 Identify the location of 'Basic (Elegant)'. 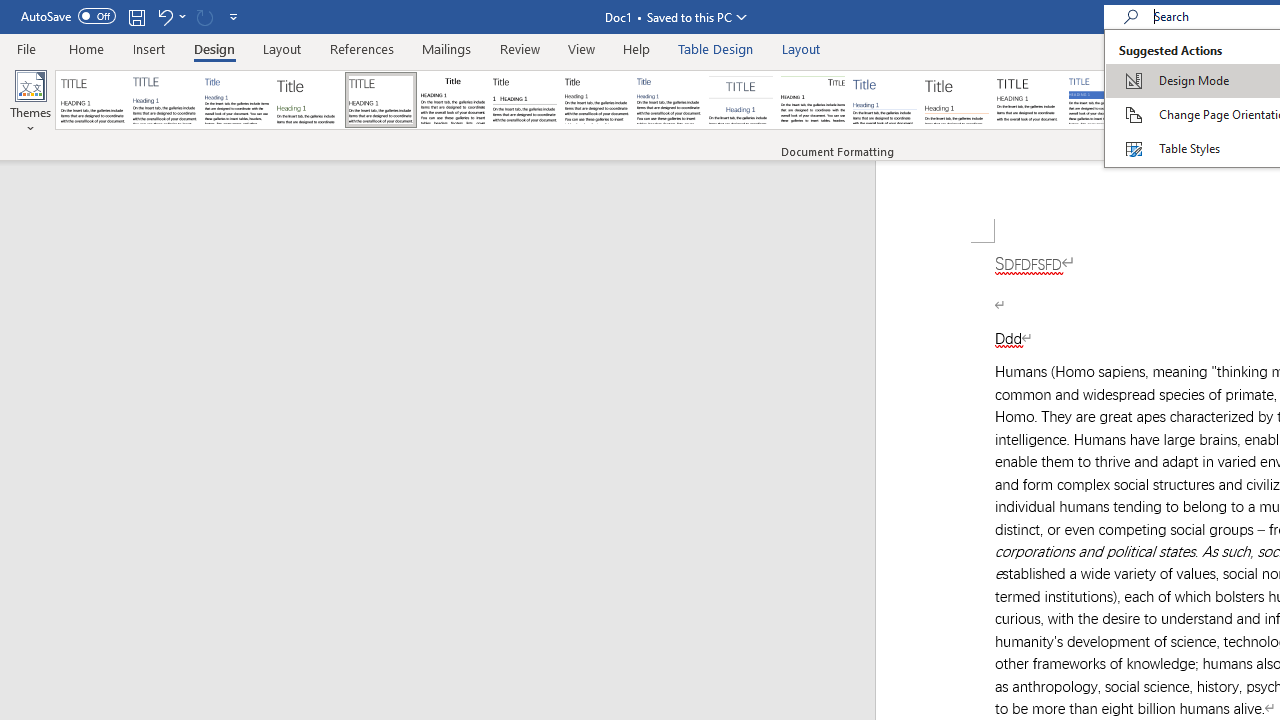
(165, 100).